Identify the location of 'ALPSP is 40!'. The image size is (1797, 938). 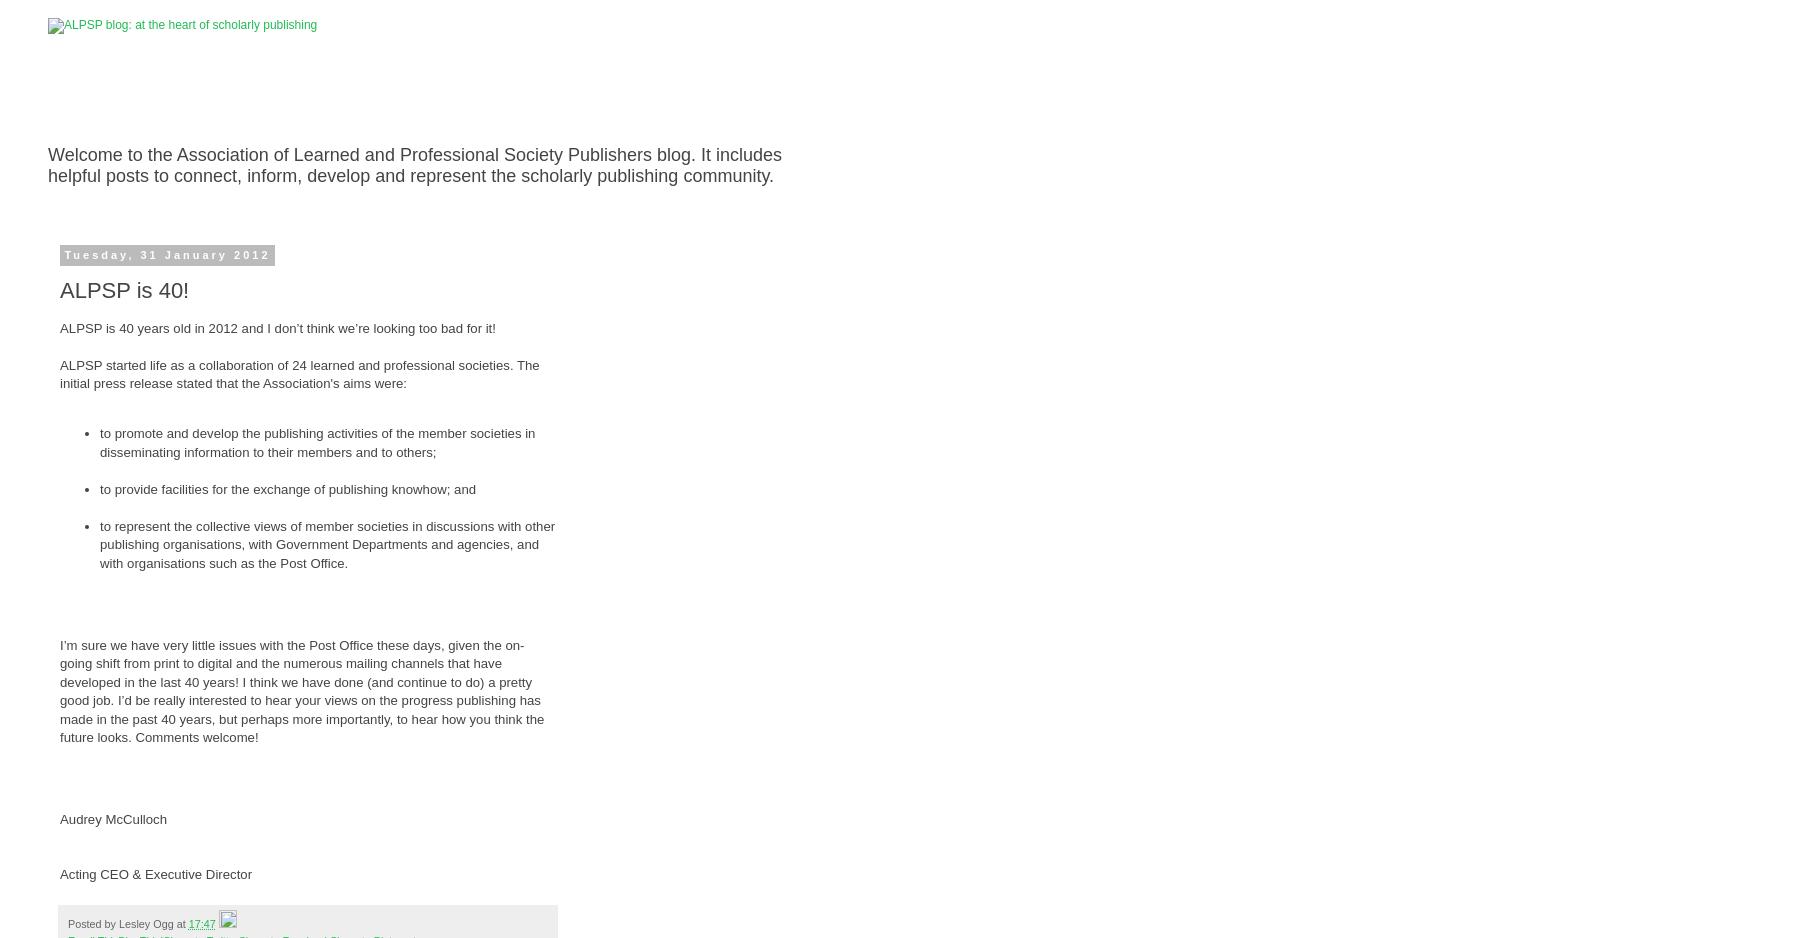
(59, 289).